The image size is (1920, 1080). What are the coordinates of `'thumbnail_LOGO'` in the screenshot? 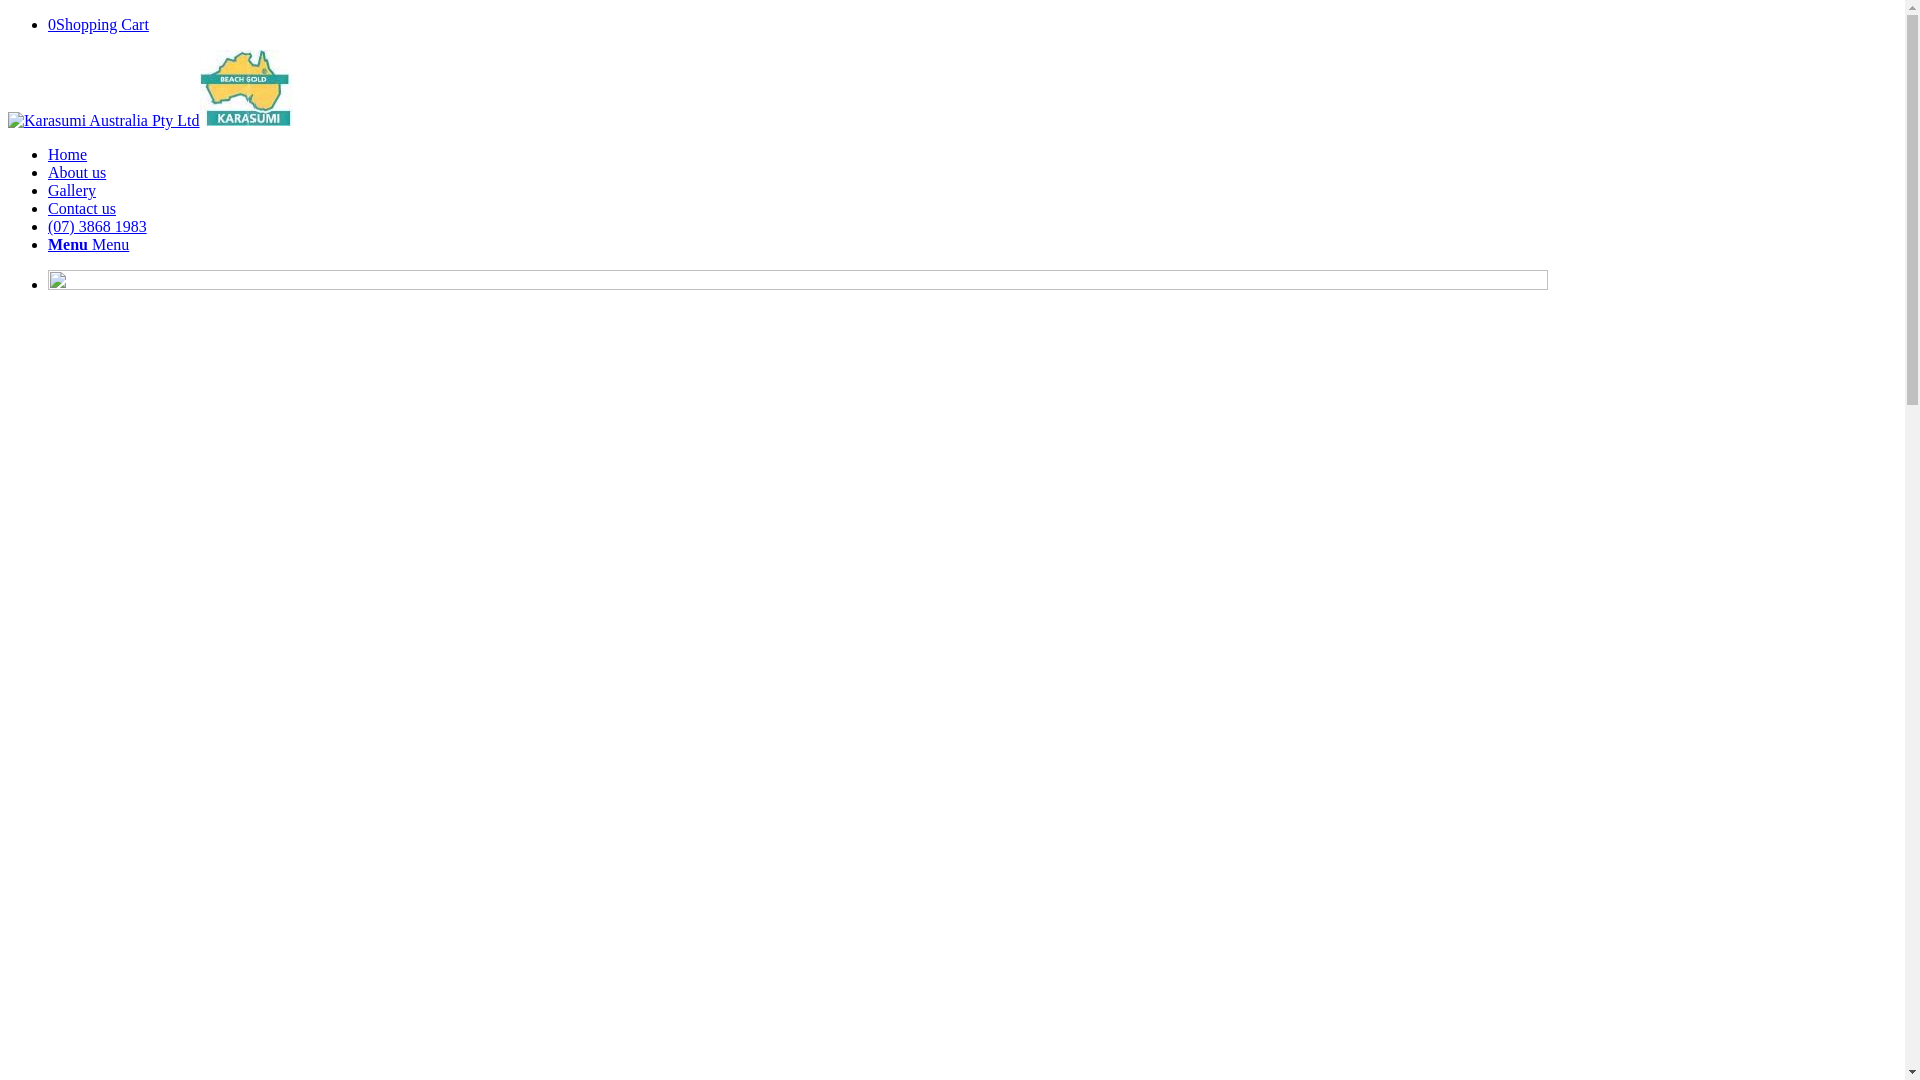 It's located at (103, 120).